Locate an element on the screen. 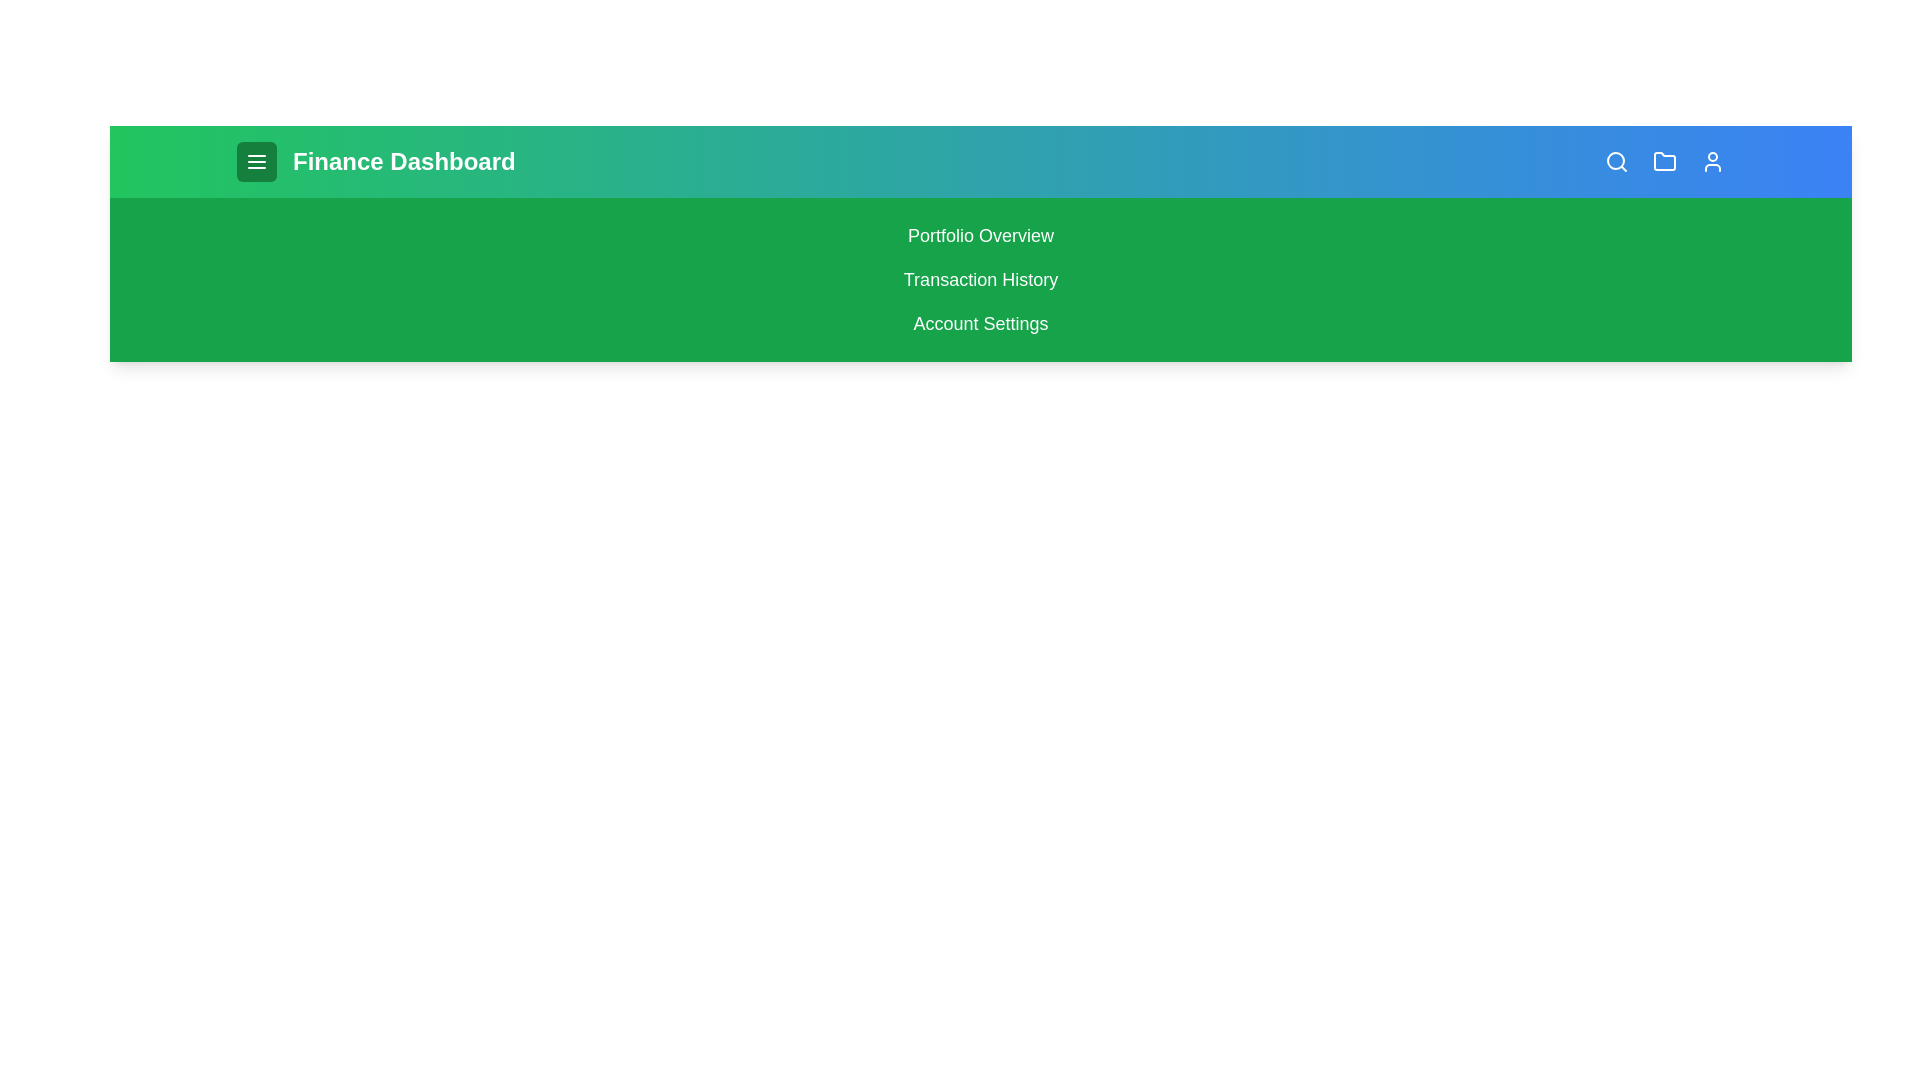  the user icon to view the user profile is located at coordinates (1712, 161).